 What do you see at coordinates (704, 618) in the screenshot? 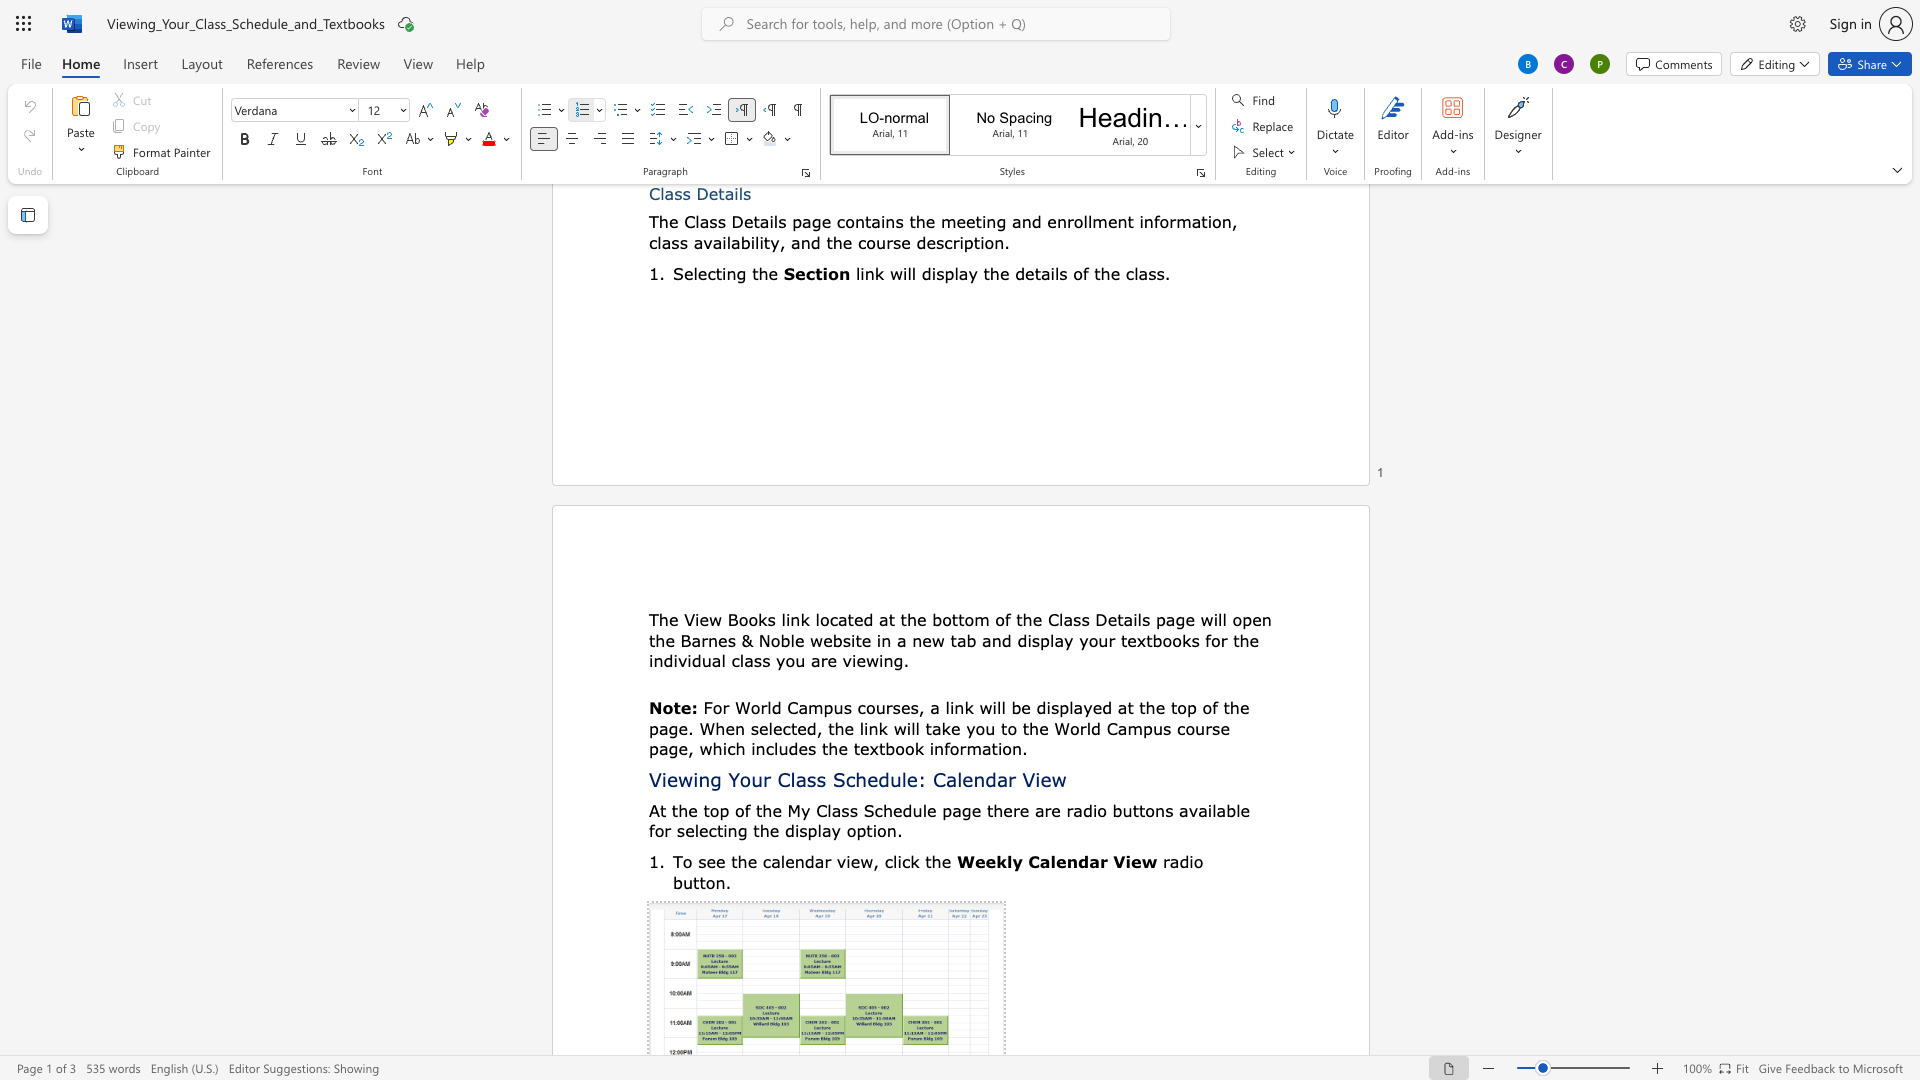
I see `the 2th character "e" in the text` at bounding box center [704, 618].